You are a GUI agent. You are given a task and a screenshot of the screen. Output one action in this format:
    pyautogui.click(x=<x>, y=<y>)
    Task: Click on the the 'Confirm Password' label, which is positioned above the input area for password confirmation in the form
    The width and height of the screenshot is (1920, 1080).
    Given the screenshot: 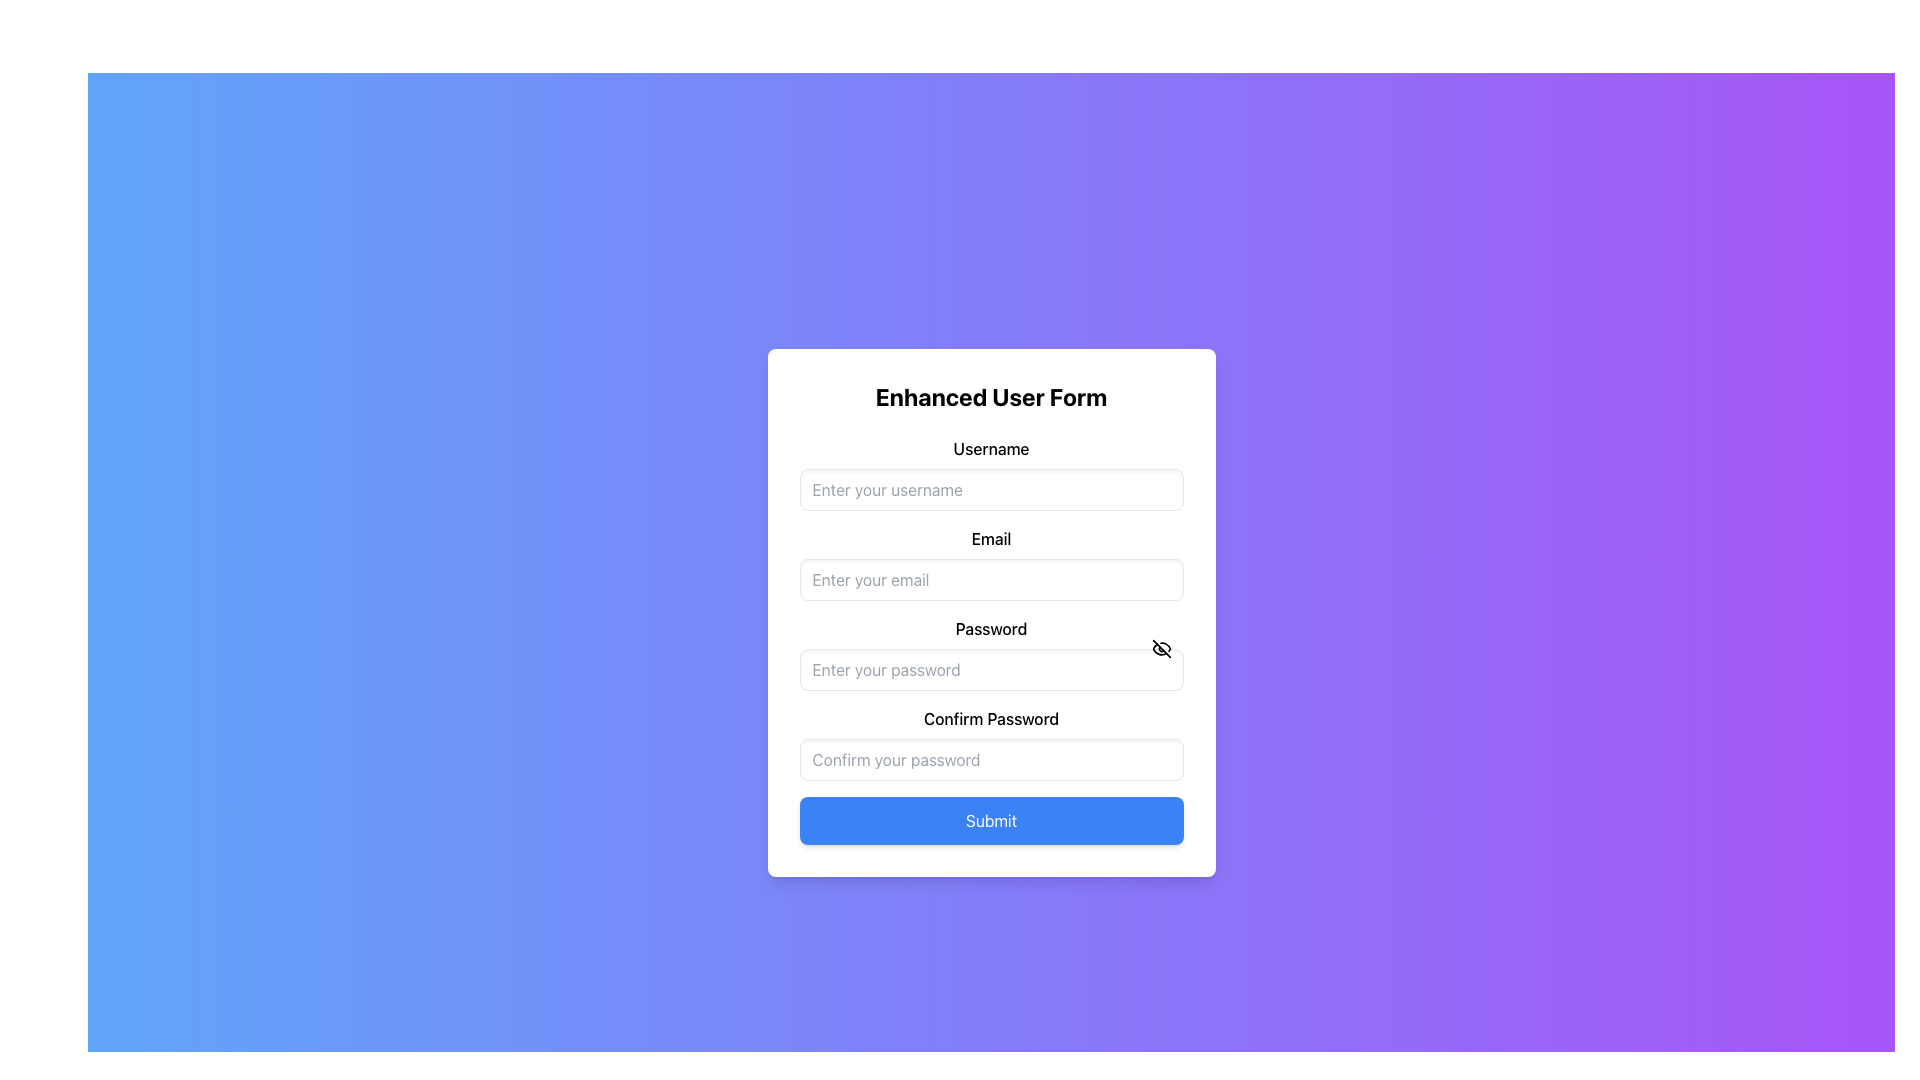 What is the action you would take?
    pyautogui.click(x=991, y=717)
    